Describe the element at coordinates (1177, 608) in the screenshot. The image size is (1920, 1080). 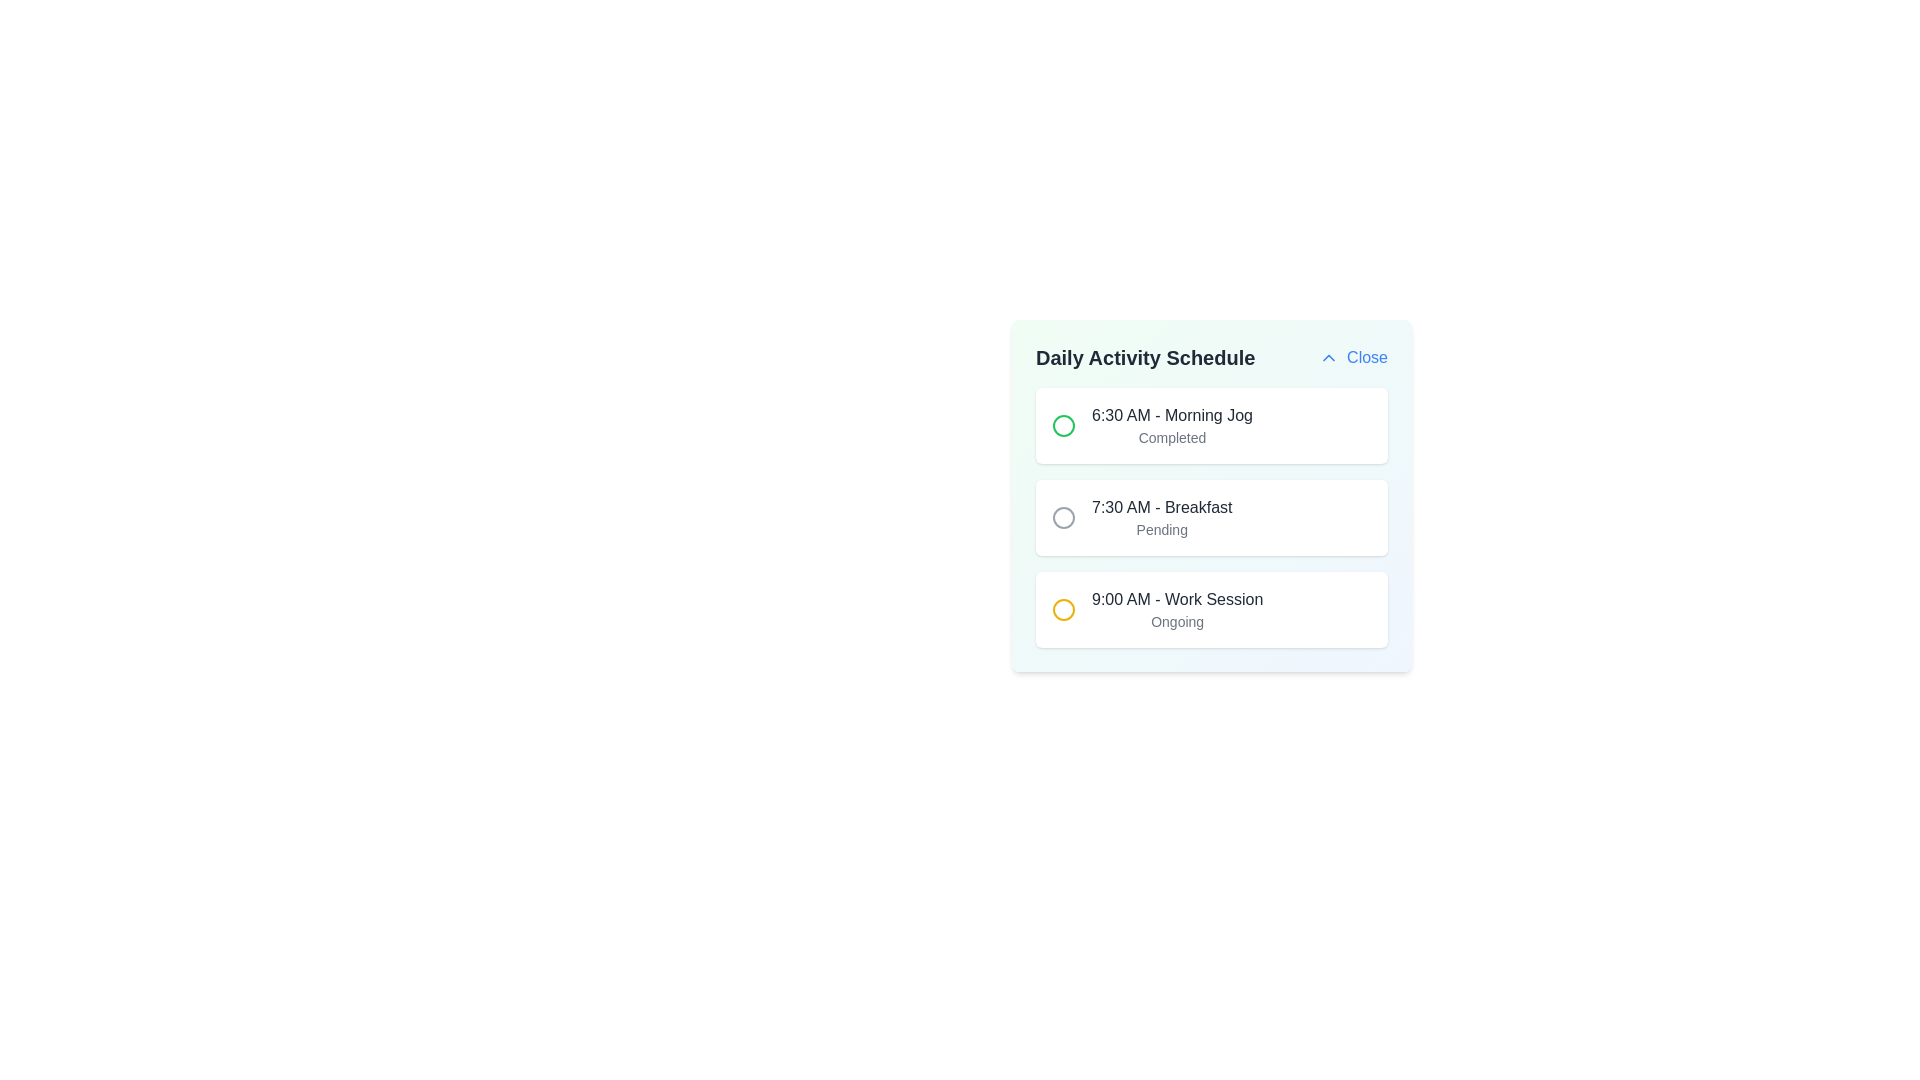
I see `text of the Information Label representing the scheduled event 'Work Session' with start time '9:00 AM' and status 'Ongoing', located in the 'Daily Activity Schedule' section as the third item in the list` at that location.